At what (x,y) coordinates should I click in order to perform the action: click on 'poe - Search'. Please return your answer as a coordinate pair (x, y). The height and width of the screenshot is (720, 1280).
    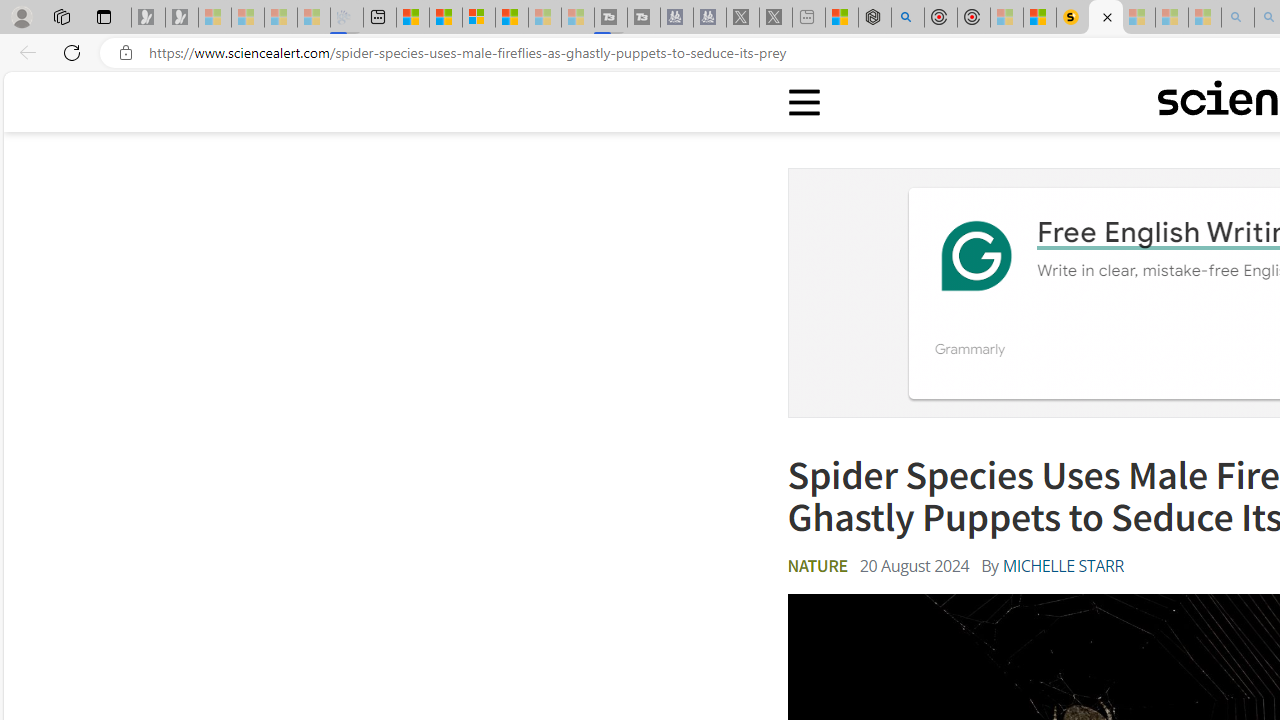
    Looking at the image, I should click on (907, 17).